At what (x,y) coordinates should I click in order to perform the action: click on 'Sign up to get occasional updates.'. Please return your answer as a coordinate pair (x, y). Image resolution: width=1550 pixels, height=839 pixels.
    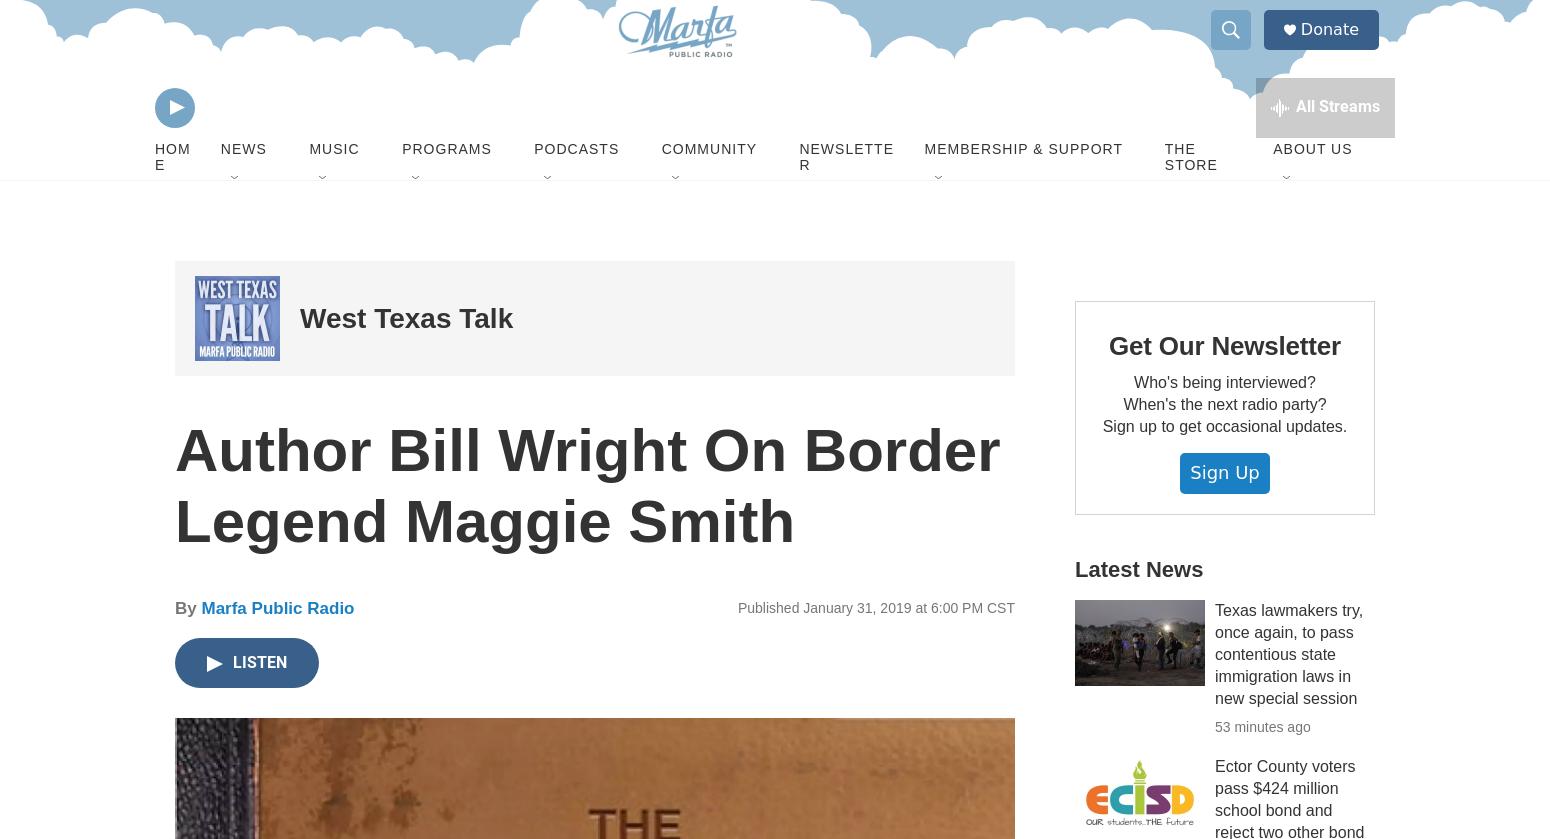
    Looking at the image, I should click on (1224, 474).